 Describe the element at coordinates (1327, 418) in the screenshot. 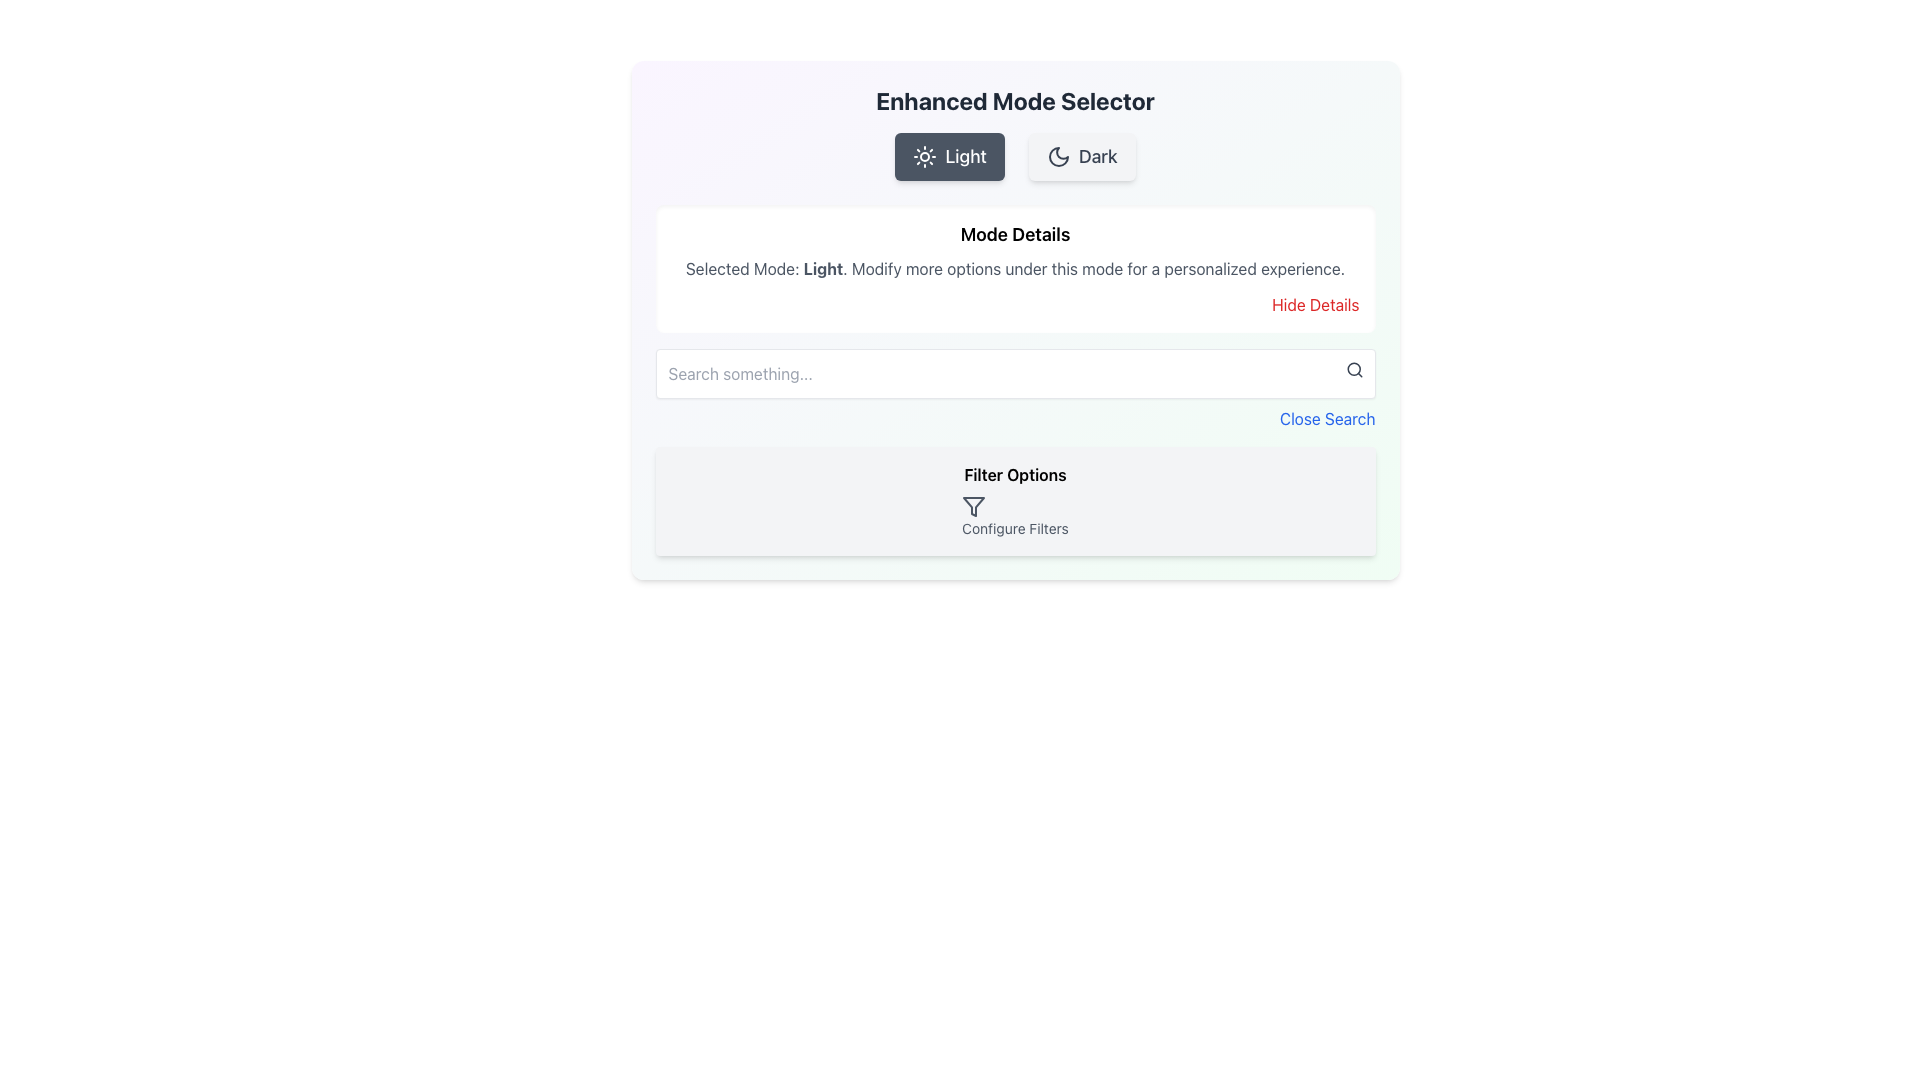

I see `the text-based hyperlink styled as a button labeled 'Close Search'` at that location.